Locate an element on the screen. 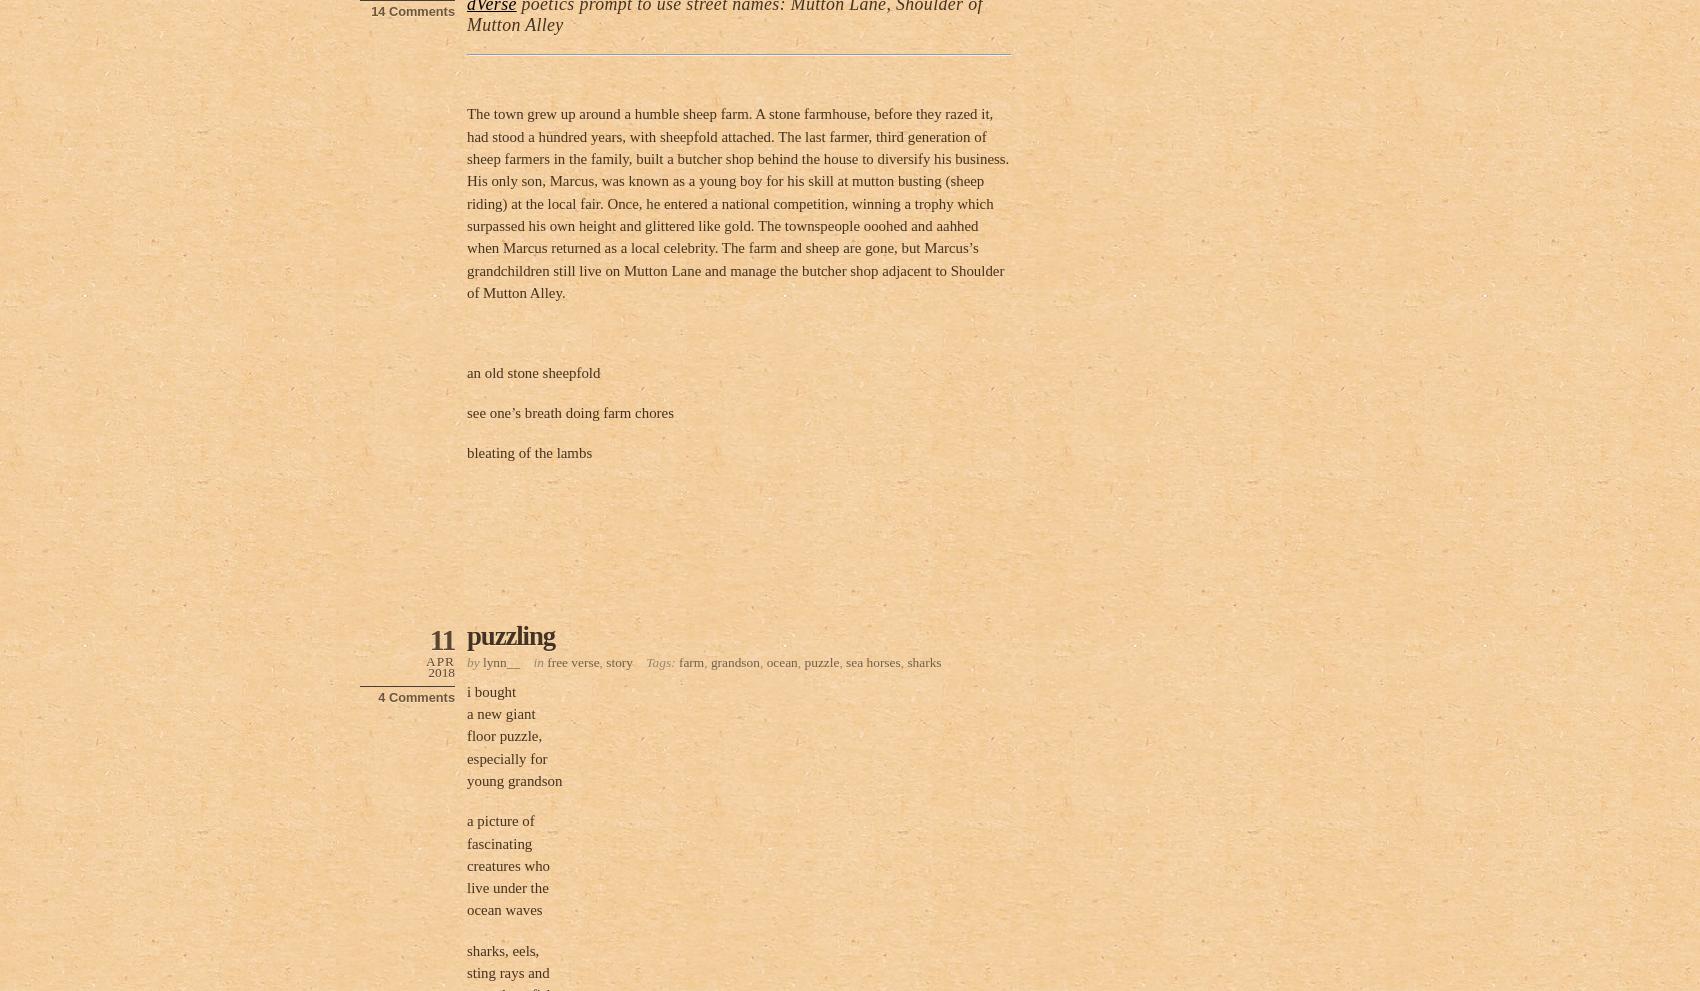  'sharks' is located at coordinates (923, 660).